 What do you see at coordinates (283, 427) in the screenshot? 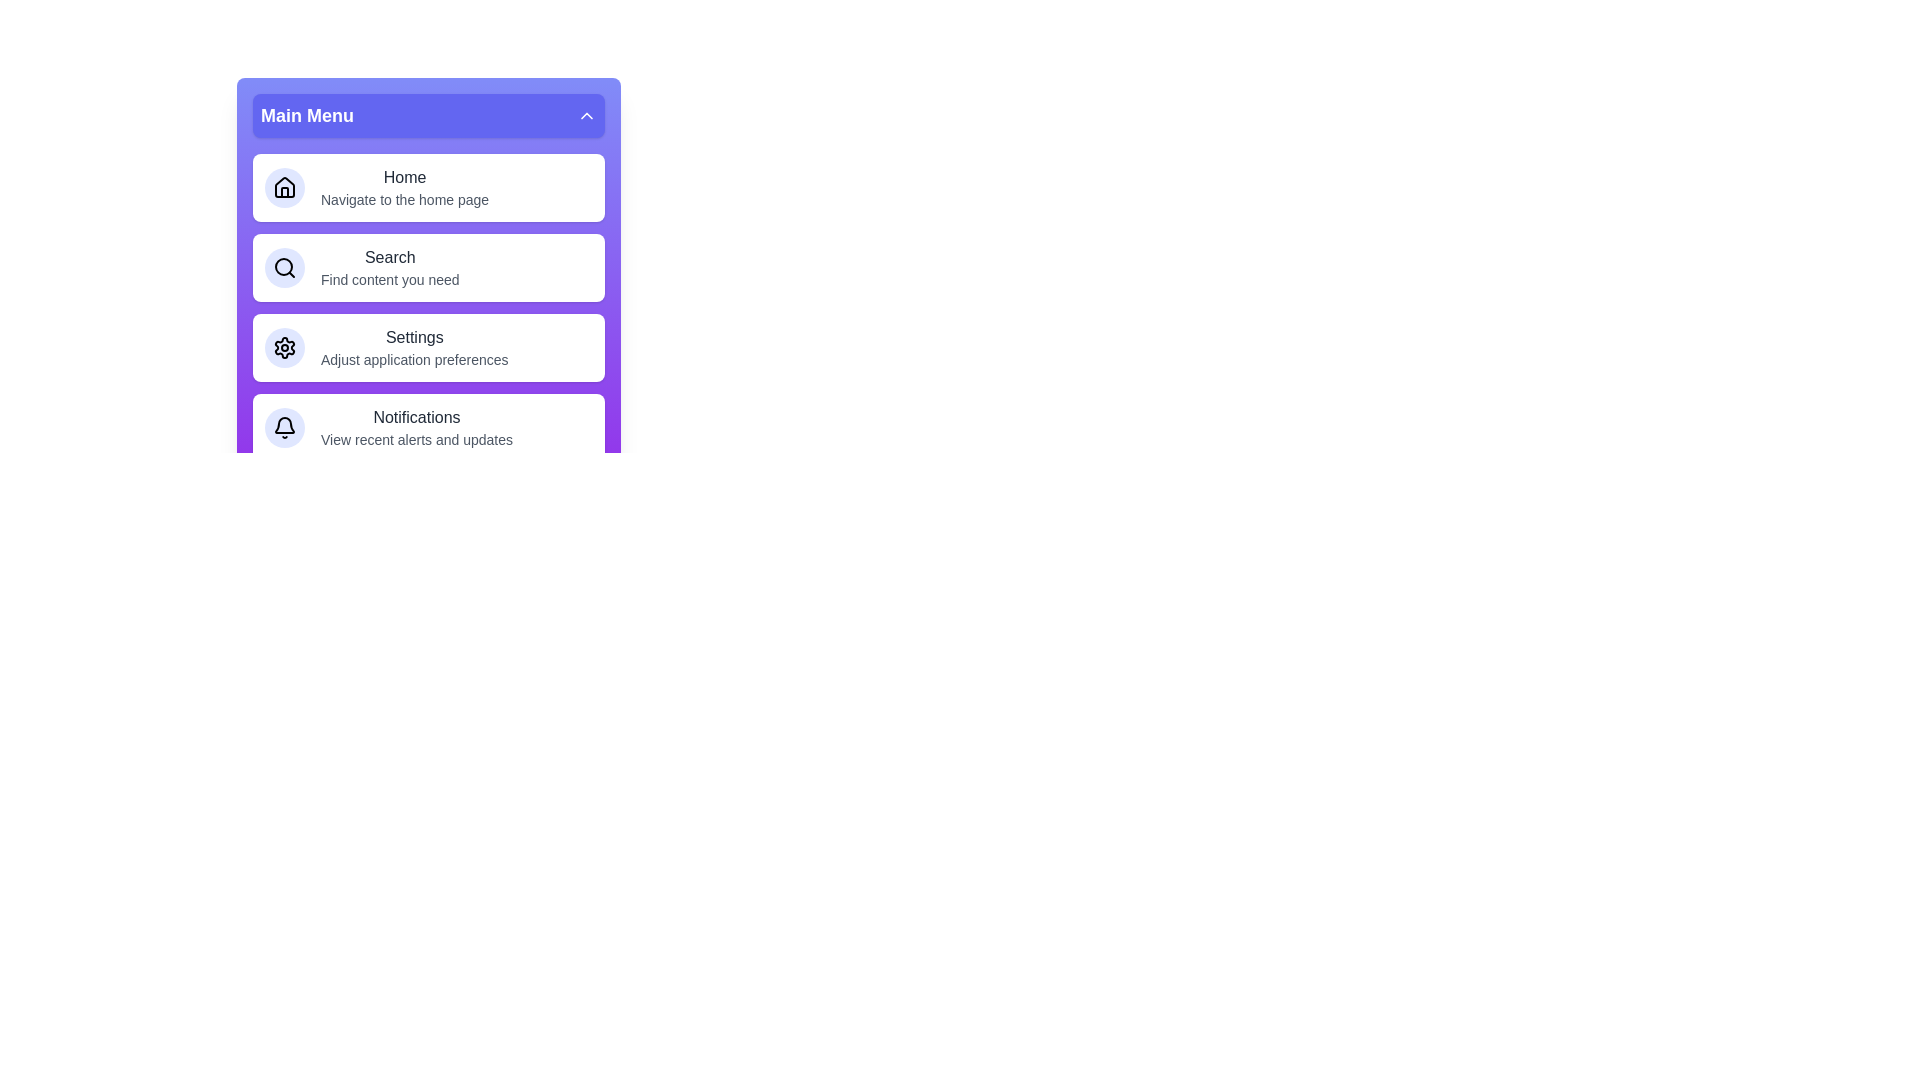
I see `the icon associated with the menu item Notifications` at bounding box center [283, 427].